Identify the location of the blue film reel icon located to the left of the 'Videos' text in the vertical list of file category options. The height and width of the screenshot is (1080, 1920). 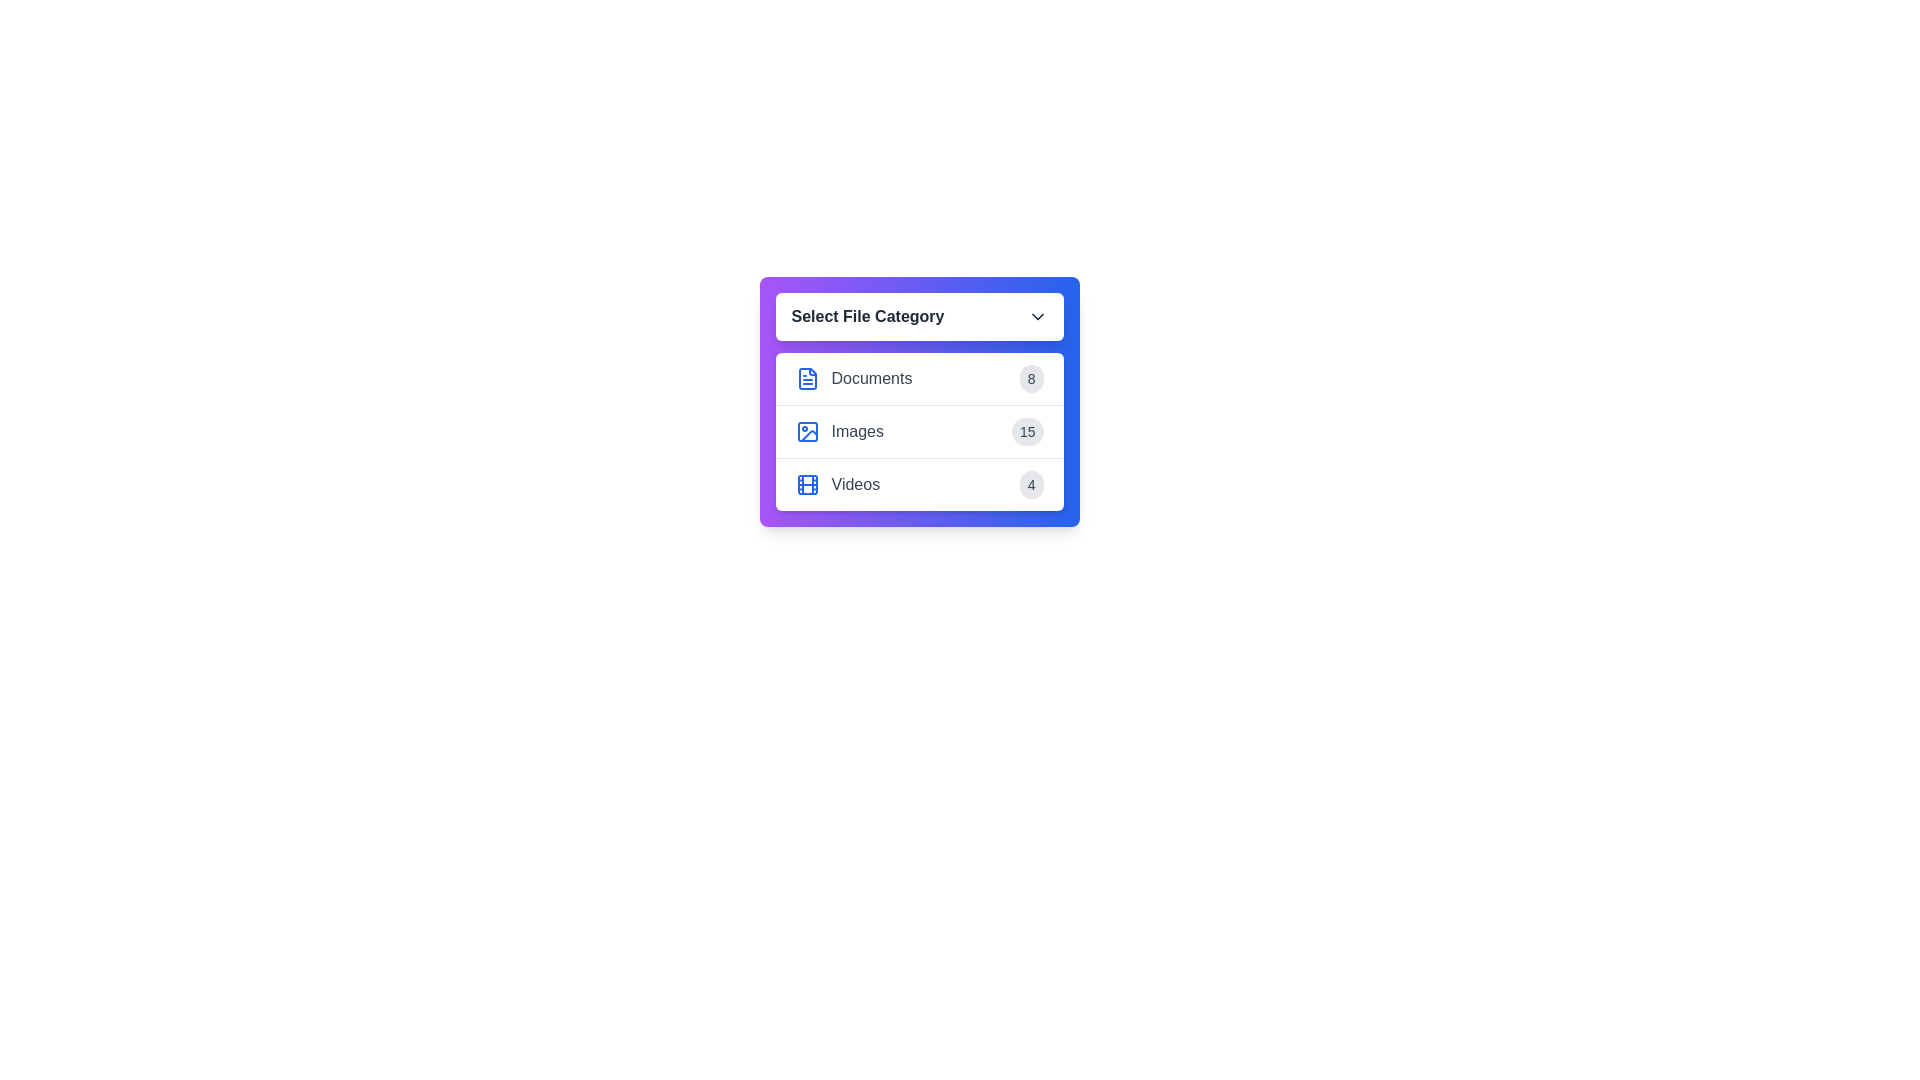
(807, 485).